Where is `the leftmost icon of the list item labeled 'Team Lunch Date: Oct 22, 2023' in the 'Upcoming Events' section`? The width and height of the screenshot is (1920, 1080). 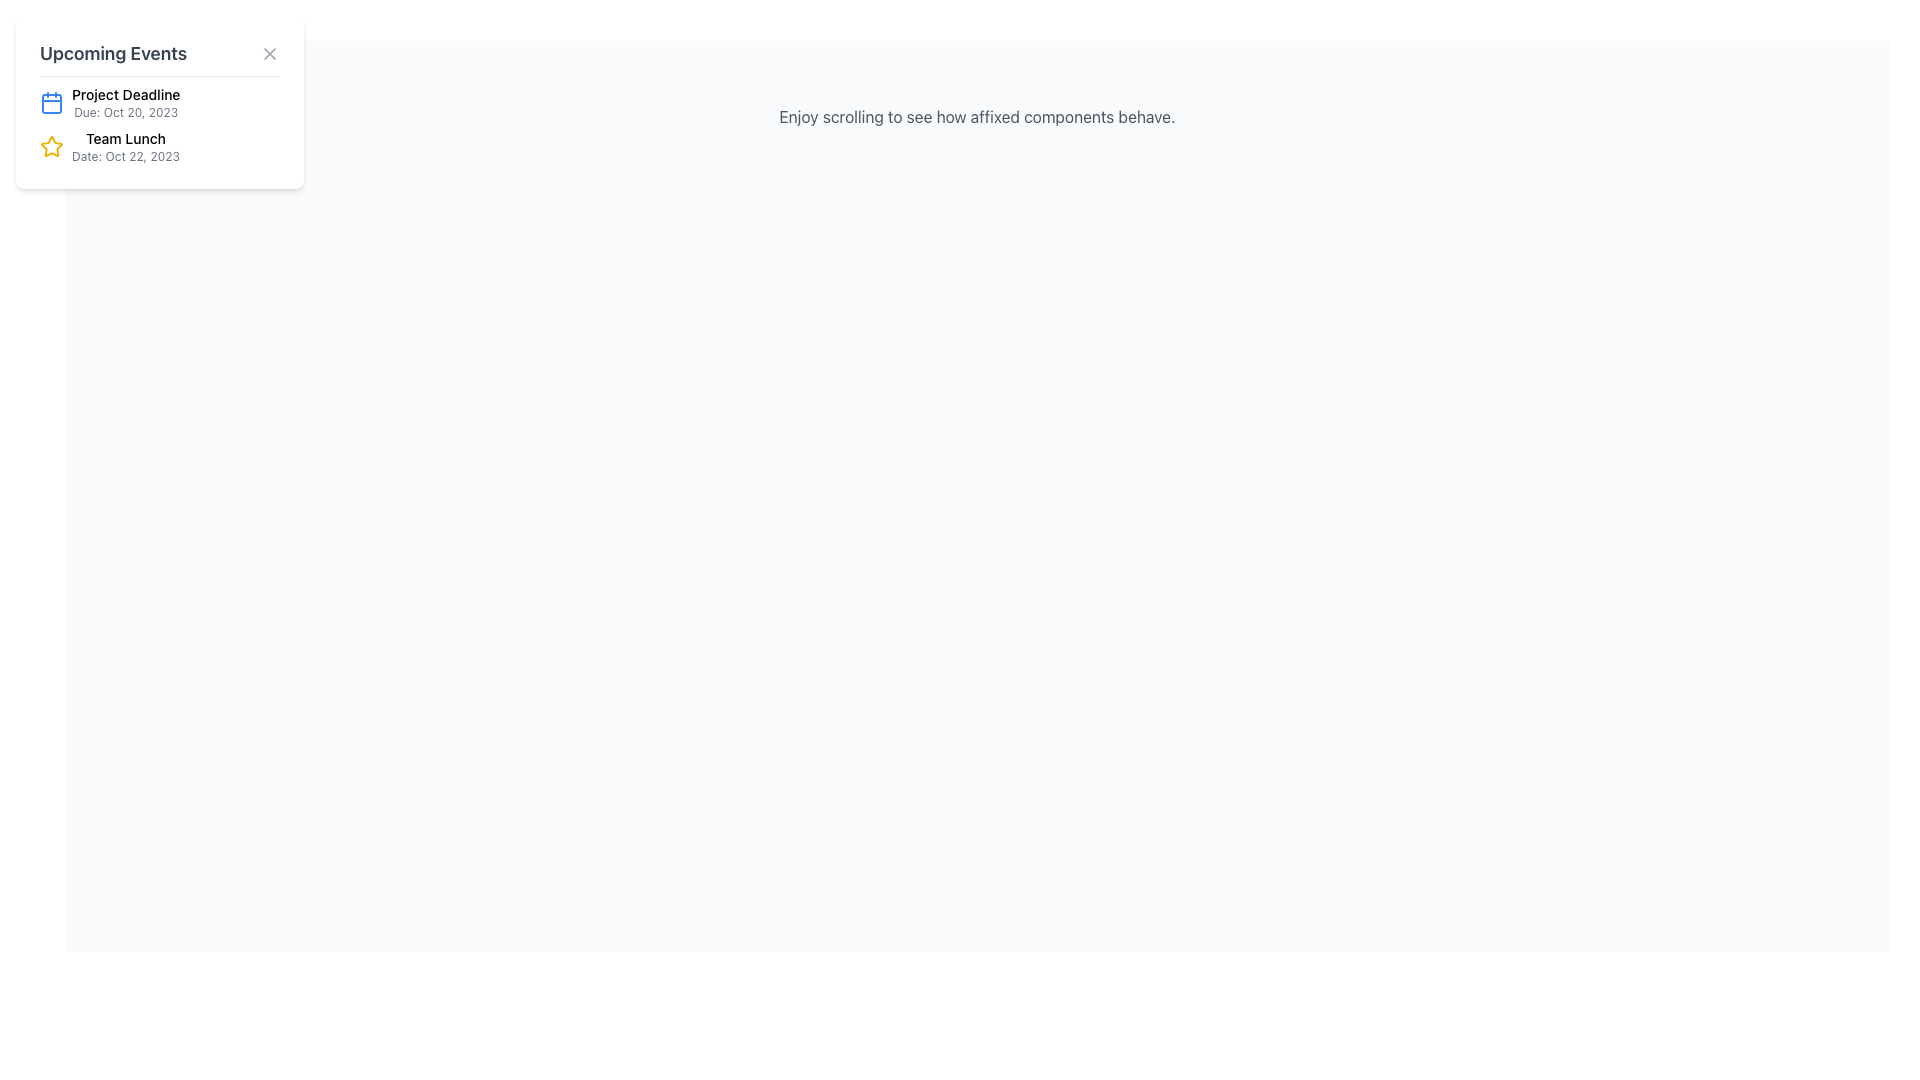
the leftmost icon of the list item labeled 'Team Lunch Date: Oct 22, 2023' in the 'Upcoming Events' section is located at coordinates (52, 145).